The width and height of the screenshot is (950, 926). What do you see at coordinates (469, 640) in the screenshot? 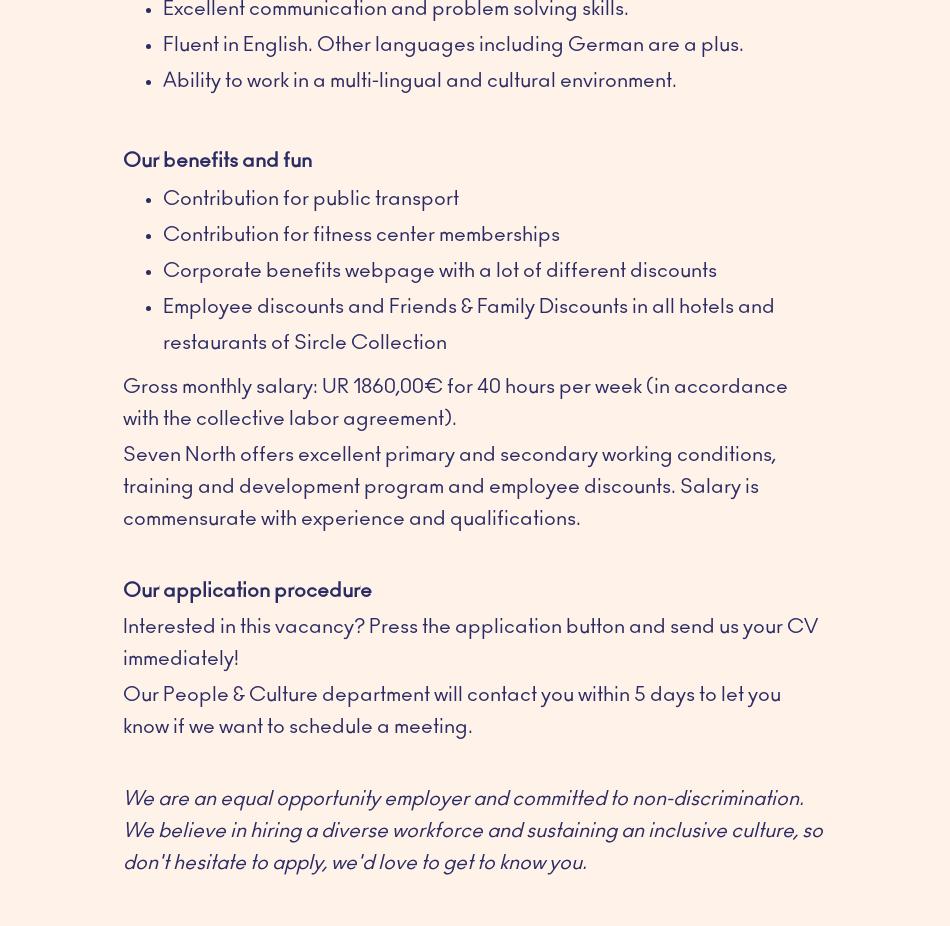
I see `'Interested in this vacancy? Press the application button and send us your CV  immediately!'` at bounding box center [469, 640].